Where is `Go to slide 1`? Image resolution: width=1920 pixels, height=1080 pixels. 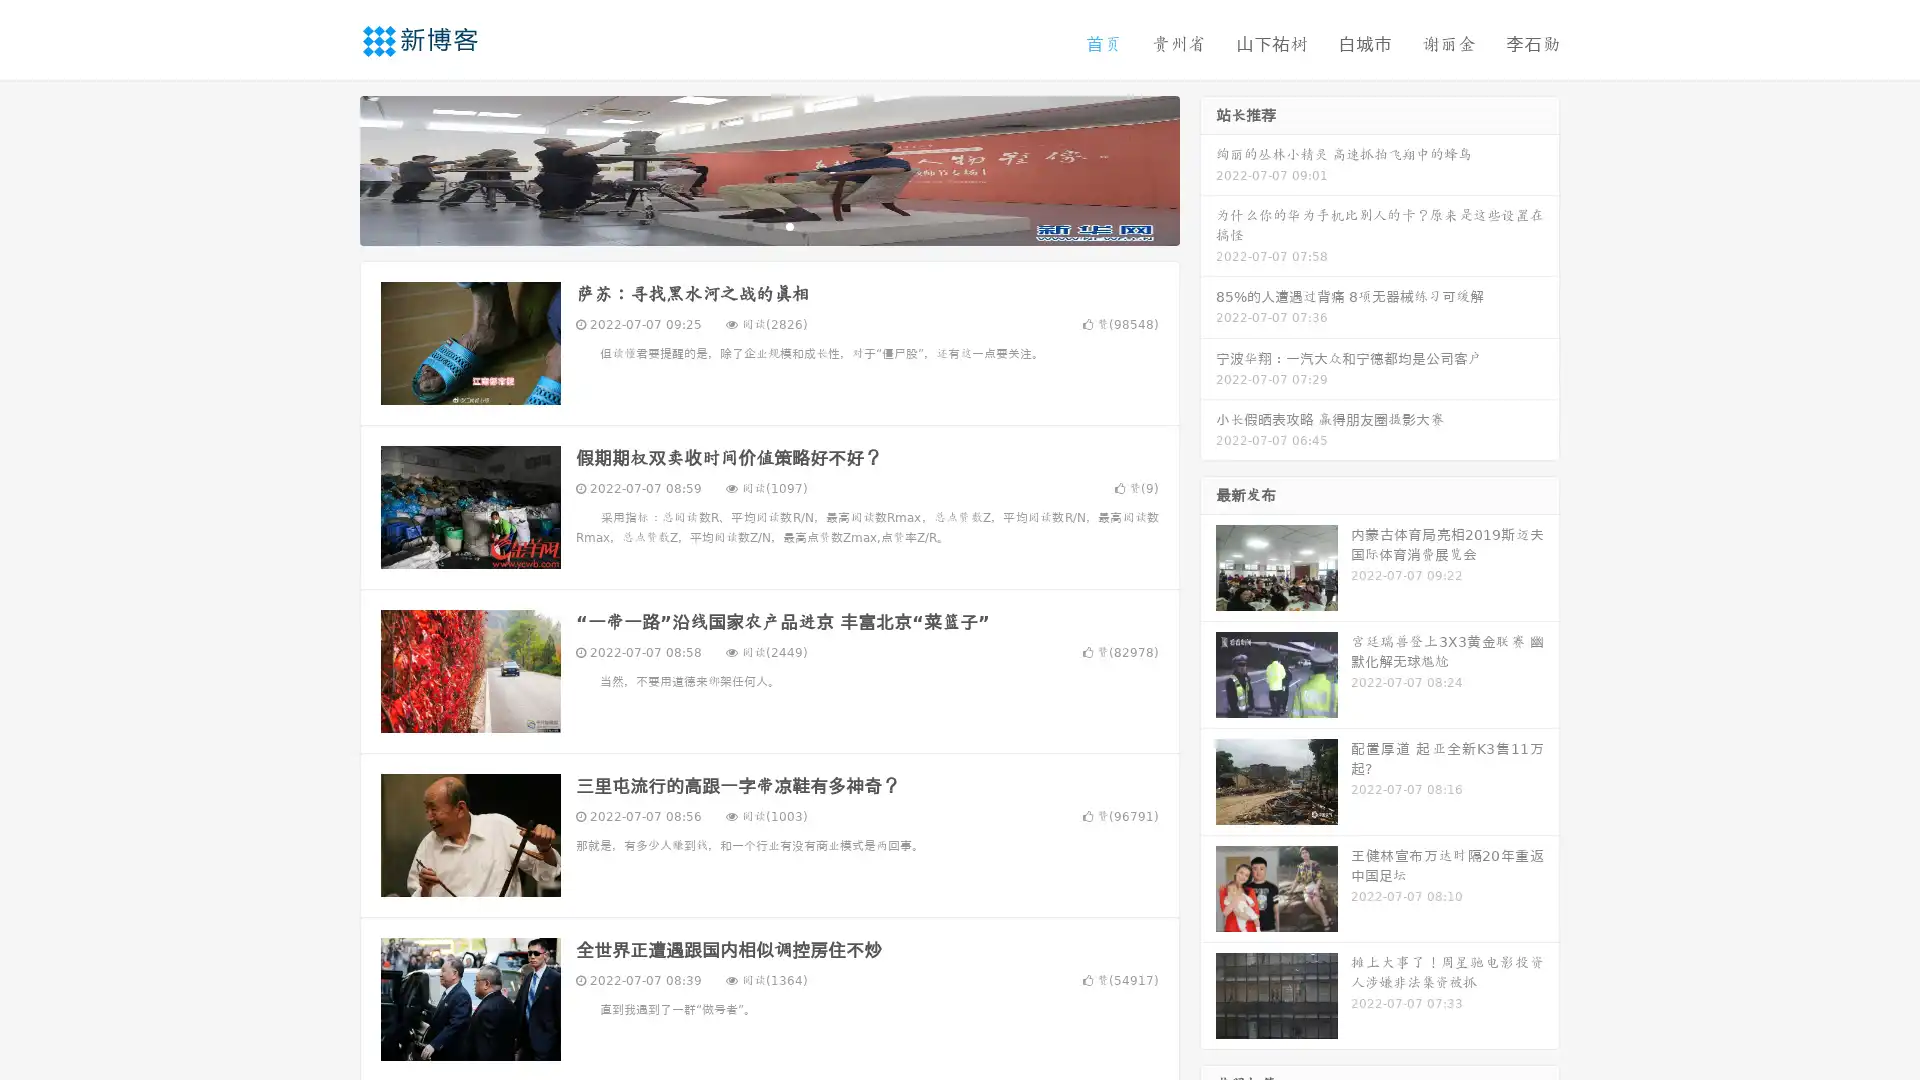 Go to slide 1 is located at coordinates (748, 225).